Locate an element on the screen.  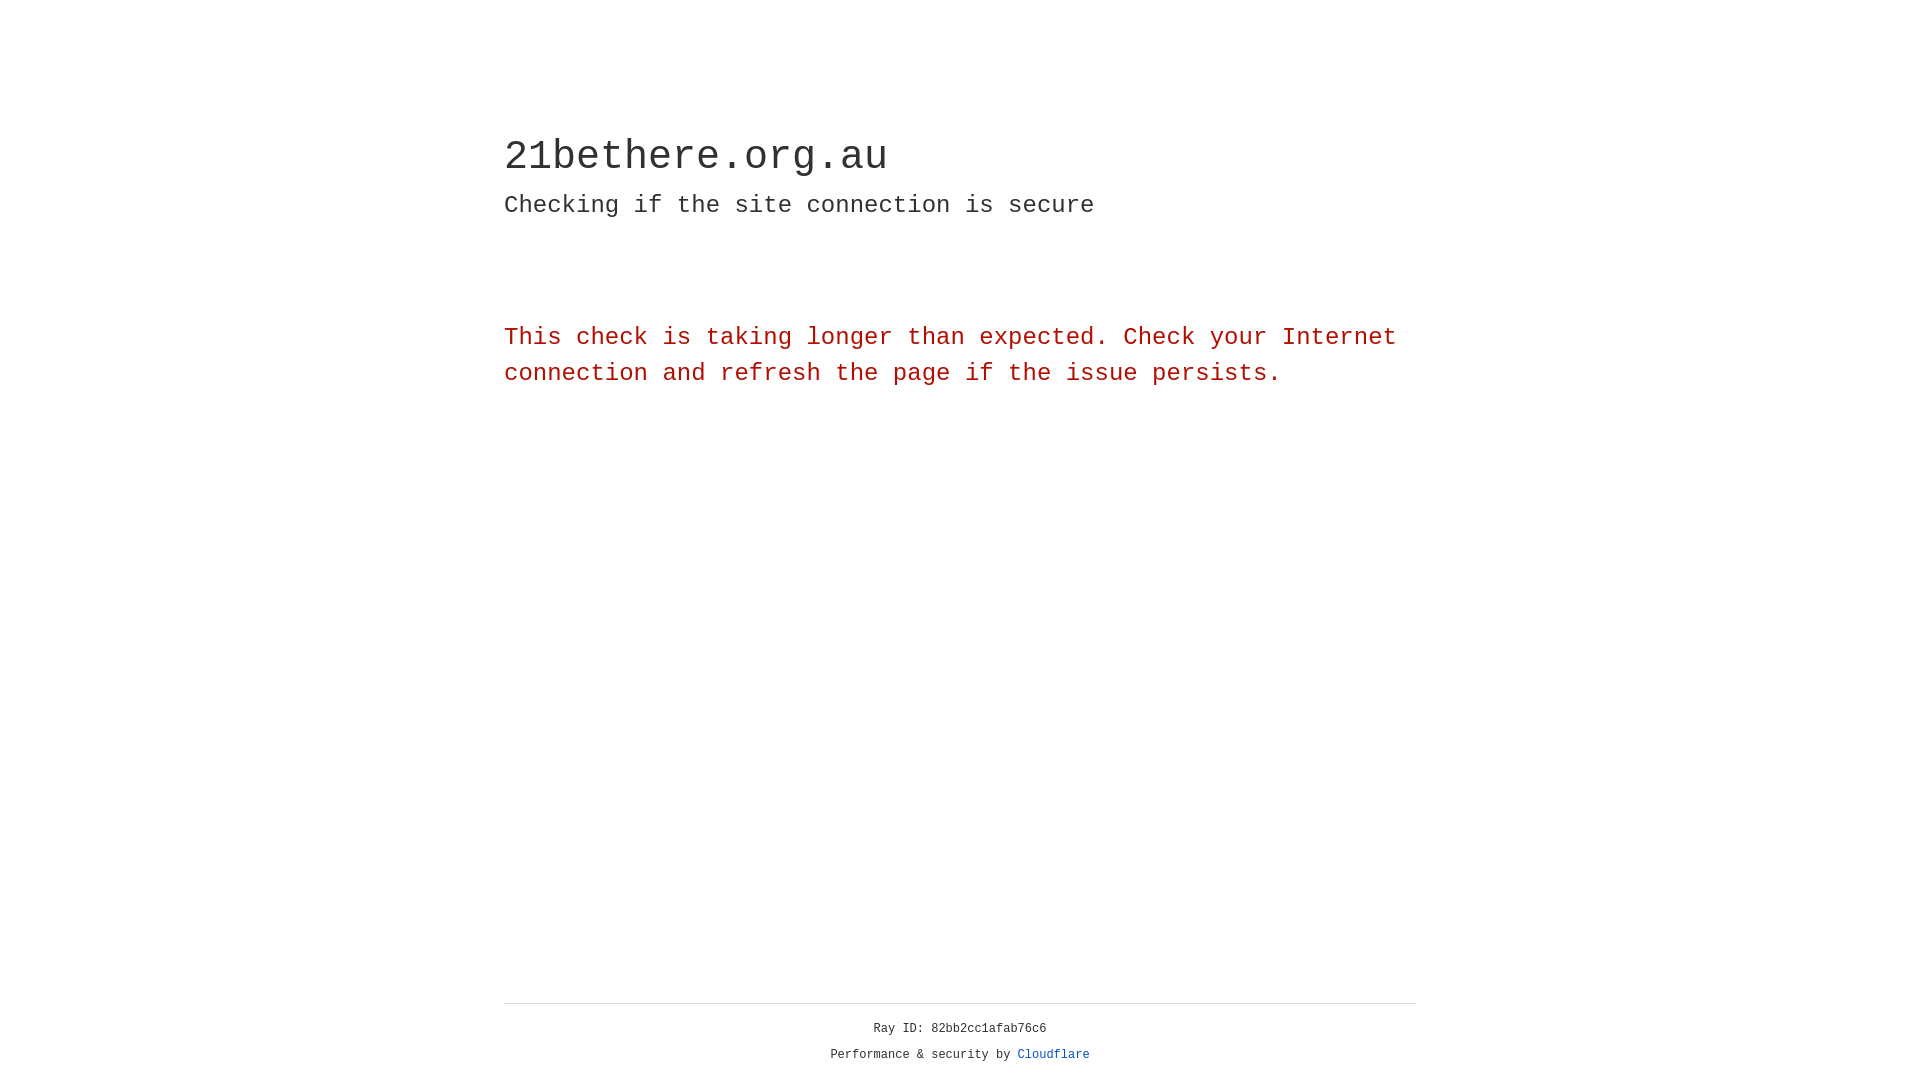
'Cloudflare' is located at coordinates (1053, 1054).